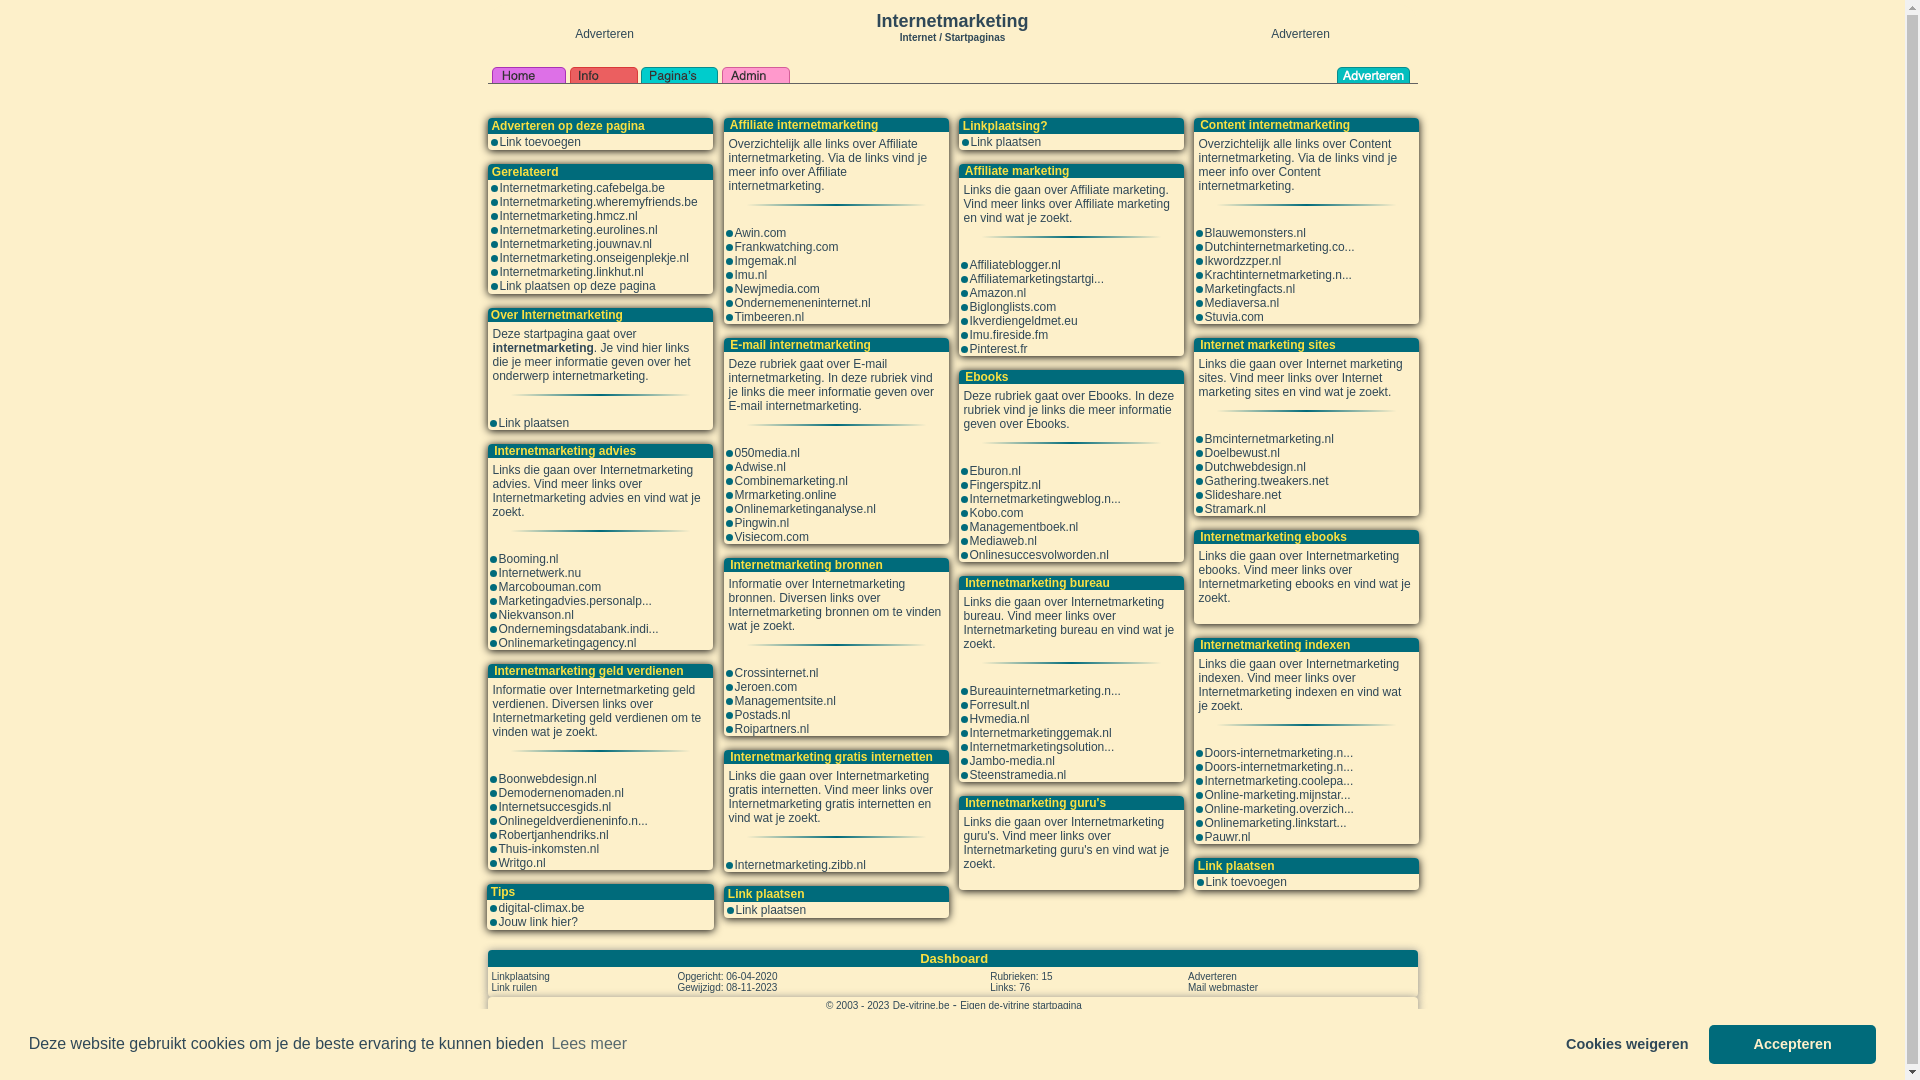 The width and height of the screenshot is (1920, 1080). I want to click on 'Internetmarketing.hmcz.nl', so click(568, 216).